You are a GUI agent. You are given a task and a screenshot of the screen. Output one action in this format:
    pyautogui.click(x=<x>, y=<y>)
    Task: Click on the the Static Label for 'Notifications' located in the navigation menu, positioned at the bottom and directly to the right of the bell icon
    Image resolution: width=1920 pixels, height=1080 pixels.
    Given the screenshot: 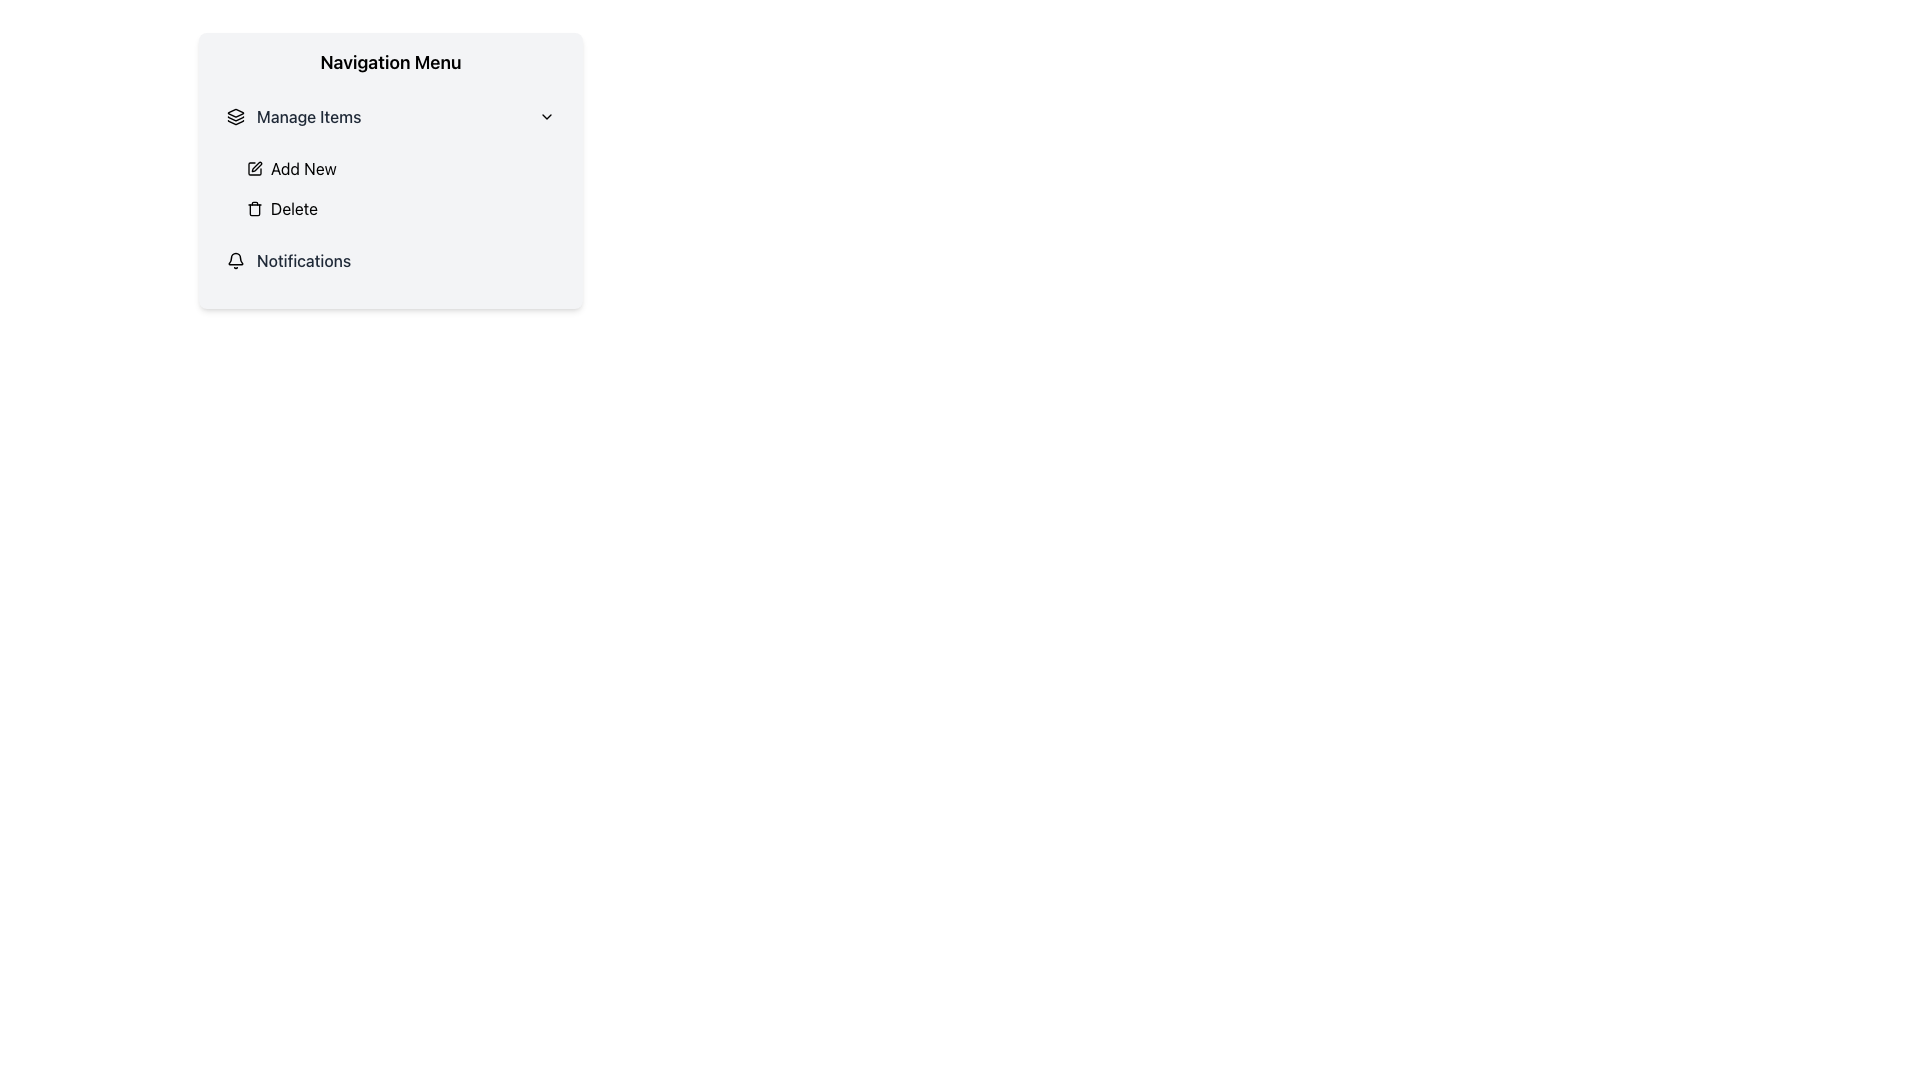 What is the action you would take?
    pyautogui.click(x=303, y=260)
    